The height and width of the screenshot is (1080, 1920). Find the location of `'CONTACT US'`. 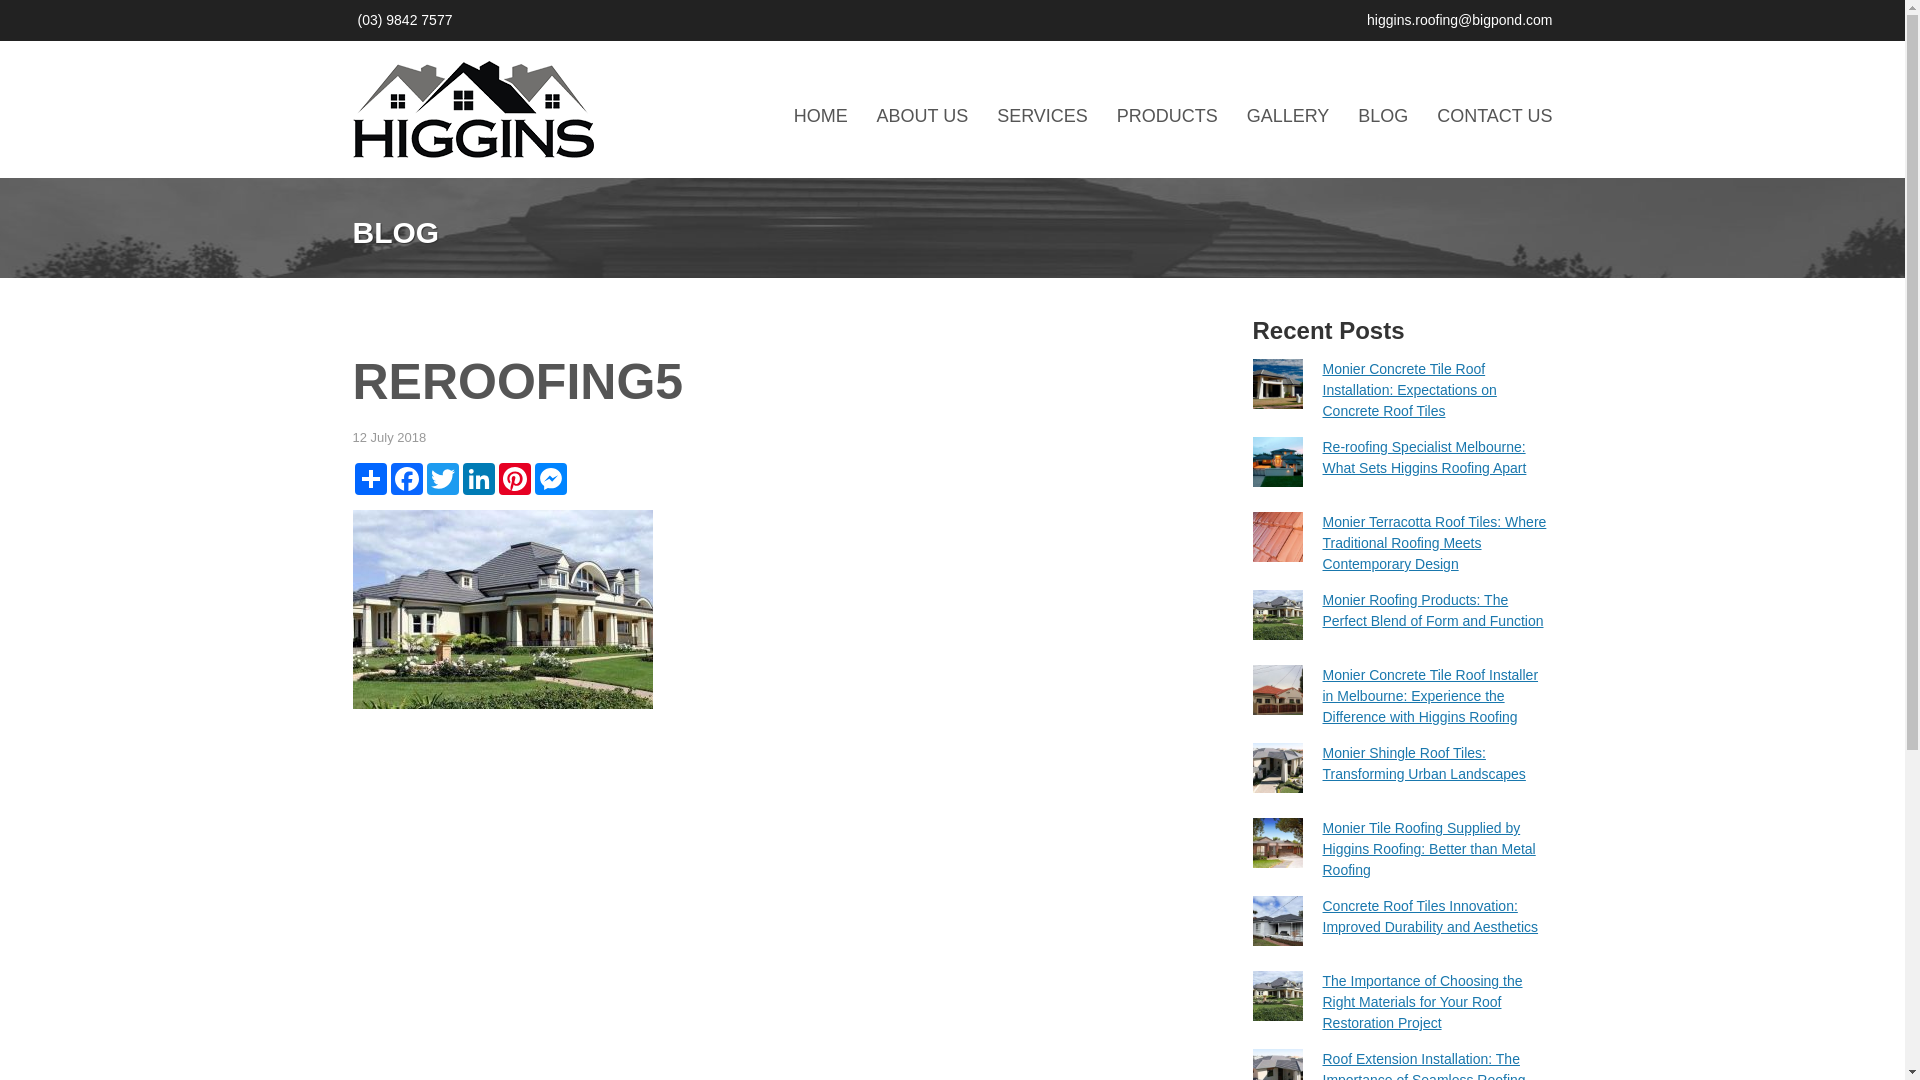

'CONTACT US' is located at coordinates (1494, 115).